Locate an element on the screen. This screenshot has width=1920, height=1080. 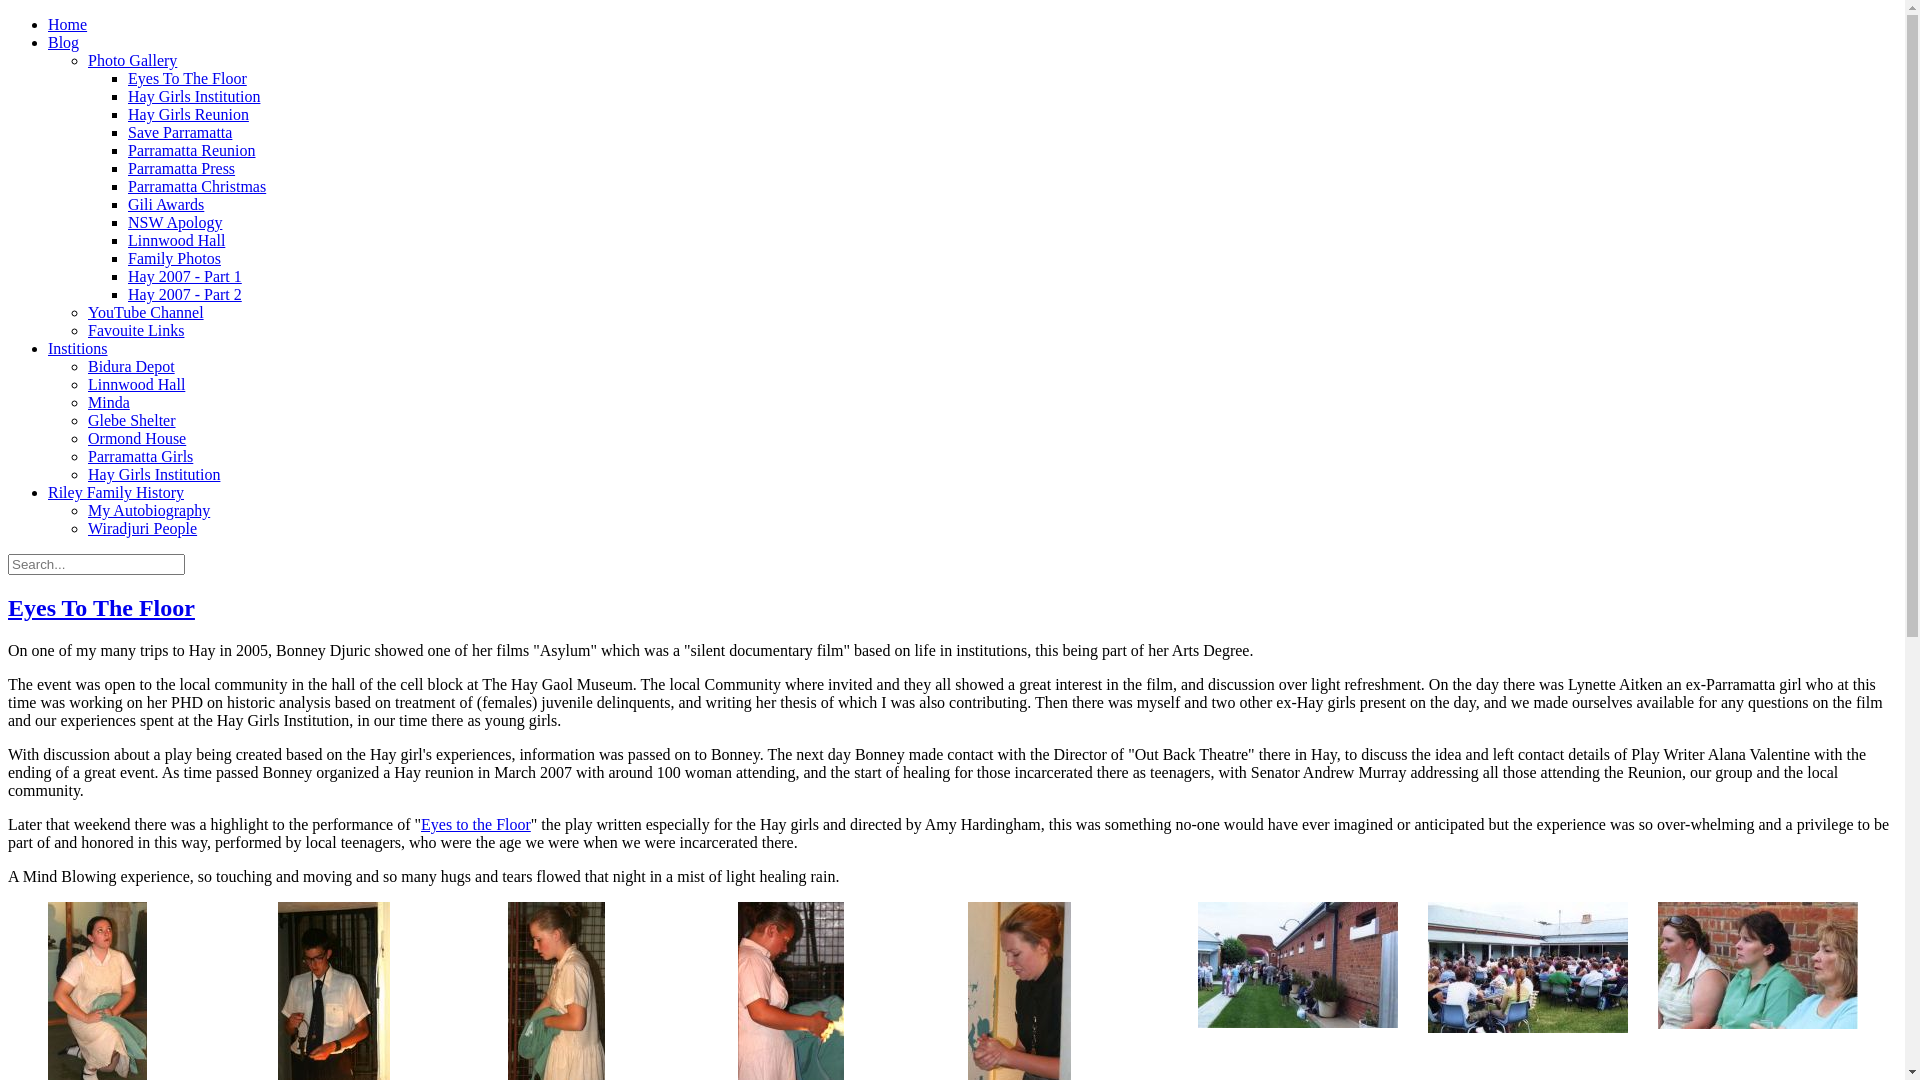
'Parramatta Reunion' is located at coordinates (192, 149).